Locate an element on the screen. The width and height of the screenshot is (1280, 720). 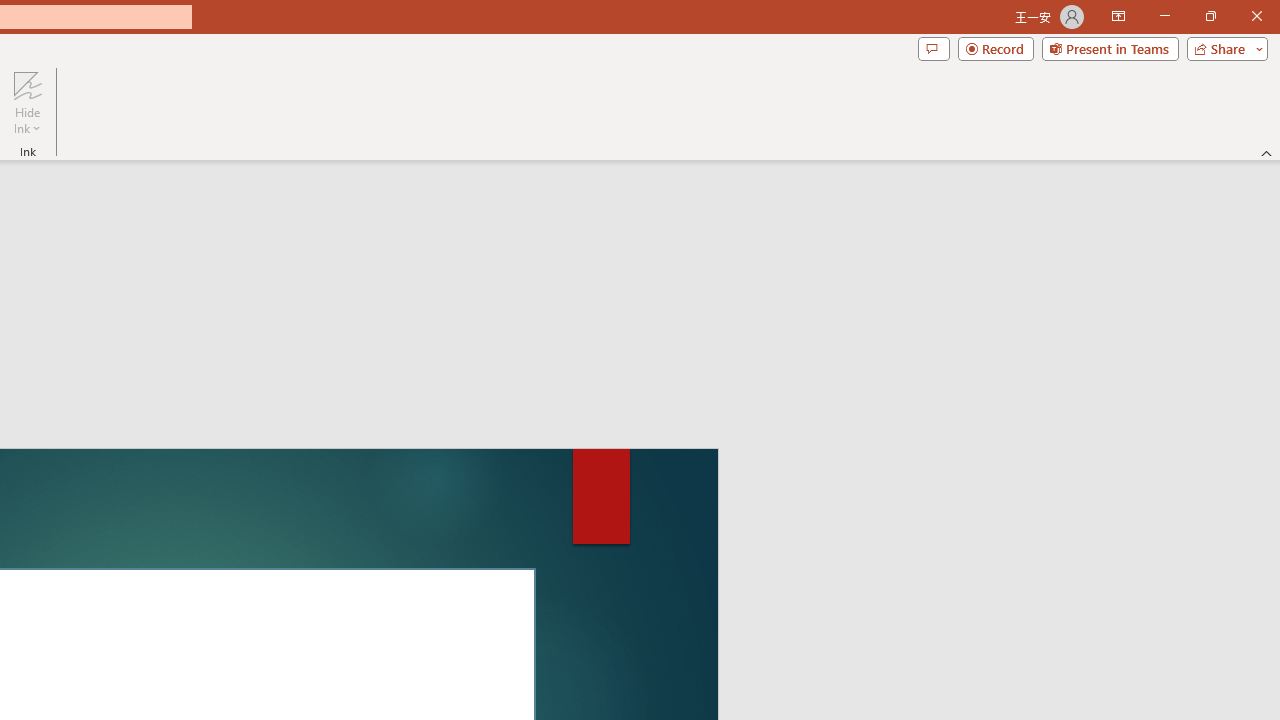
'Ribbon Display Options' is located at coordinates (1117, 16).